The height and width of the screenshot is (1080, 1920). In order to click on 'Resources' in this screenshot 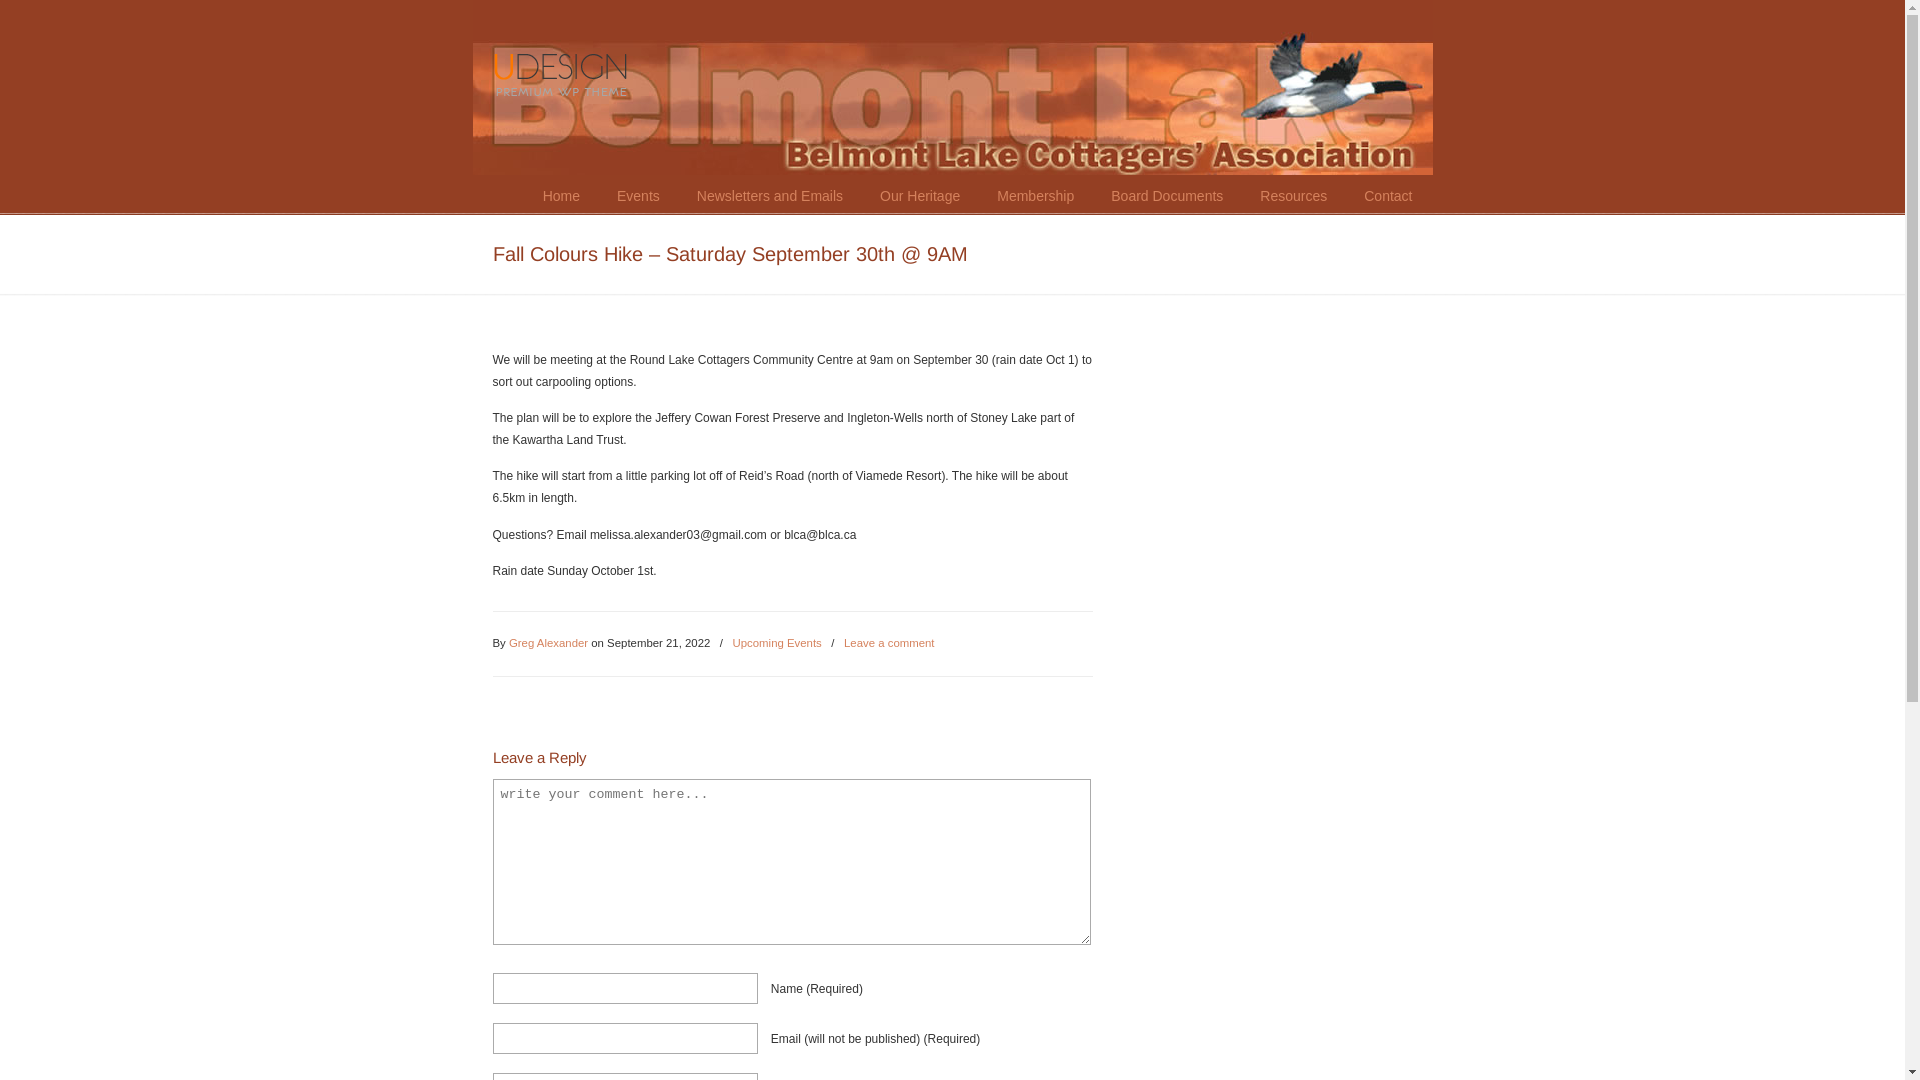, I will do `click(1238, 196)`.